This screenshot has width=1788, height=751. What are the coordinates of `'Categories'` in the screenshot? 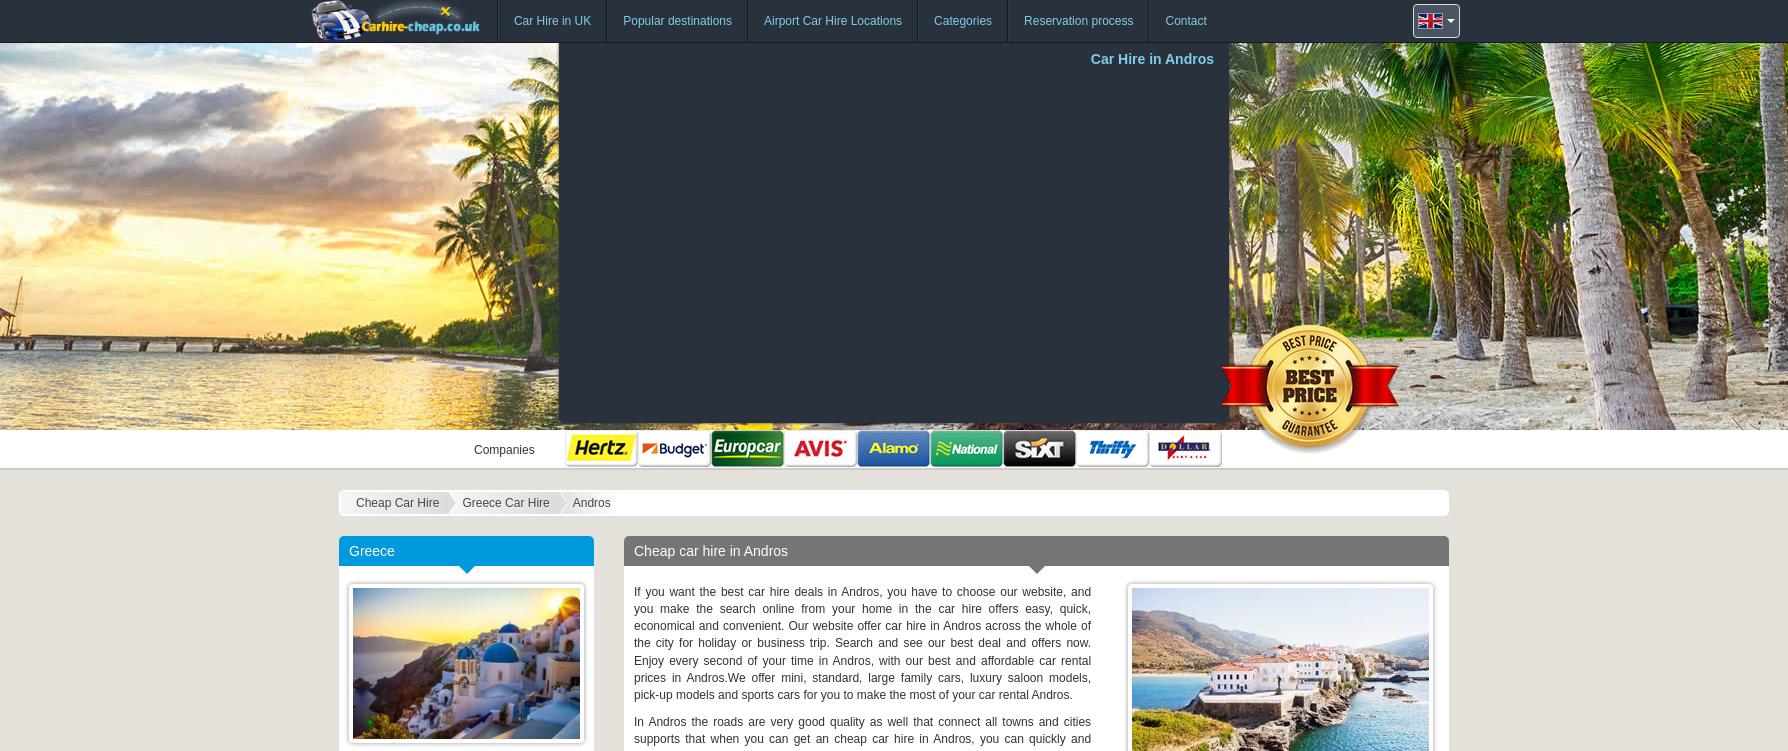 It's located at (963, 21).